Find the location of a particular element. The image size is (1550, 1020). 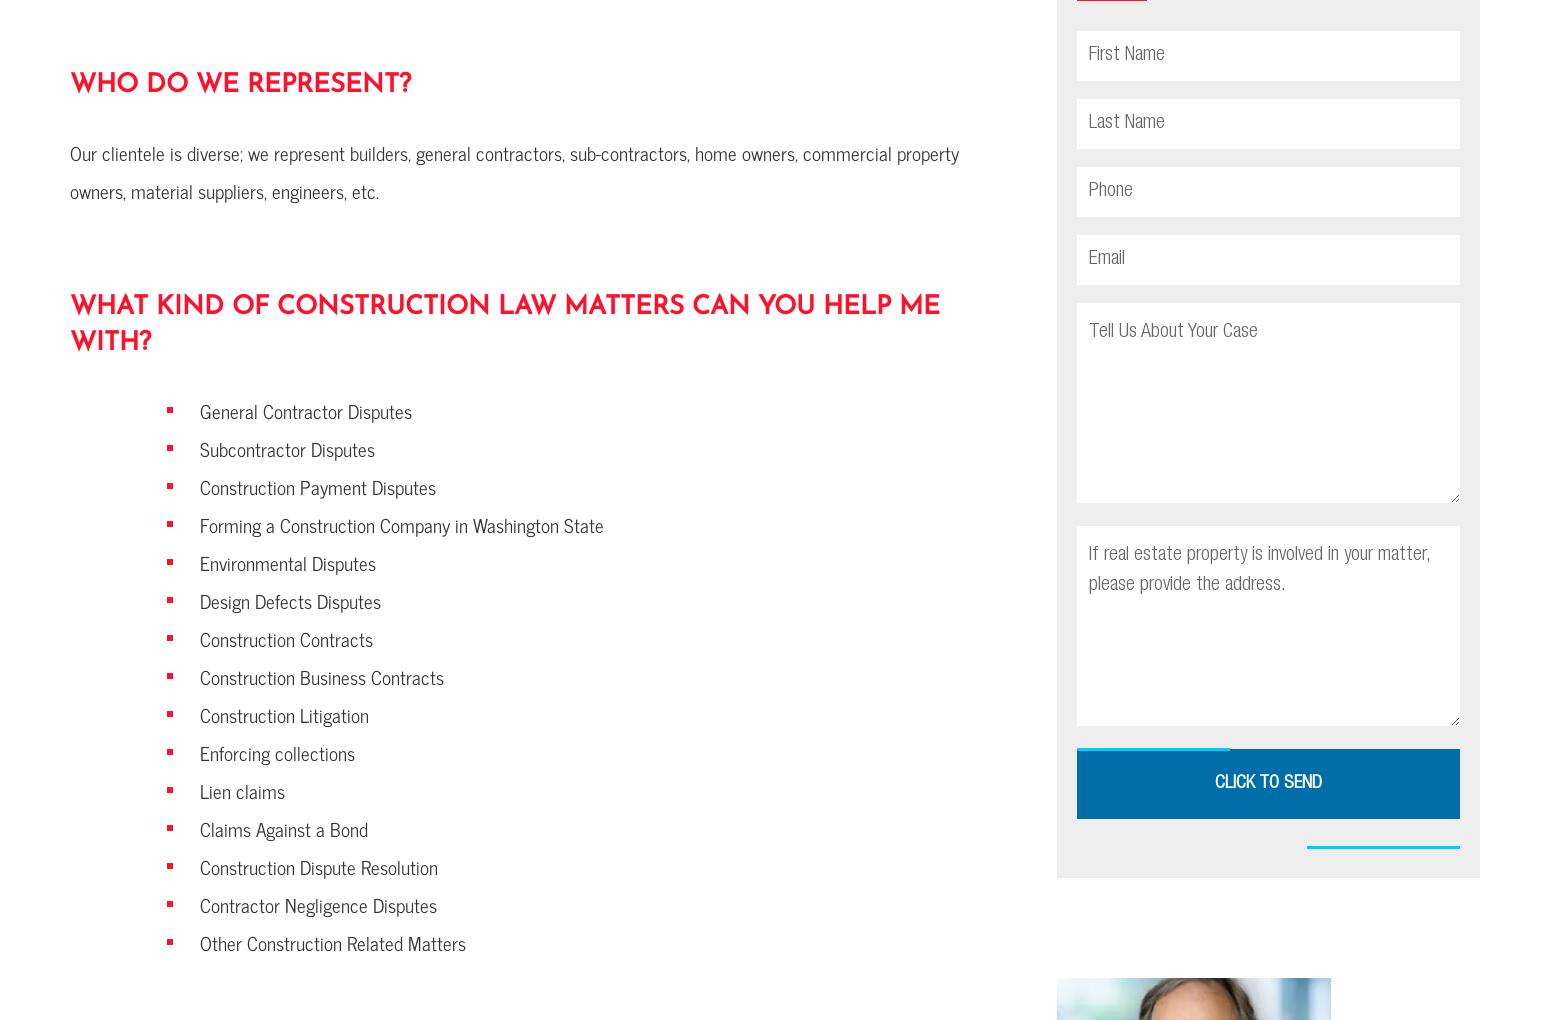

'Claims Against a Bond' is located at coordinates (283, 828).